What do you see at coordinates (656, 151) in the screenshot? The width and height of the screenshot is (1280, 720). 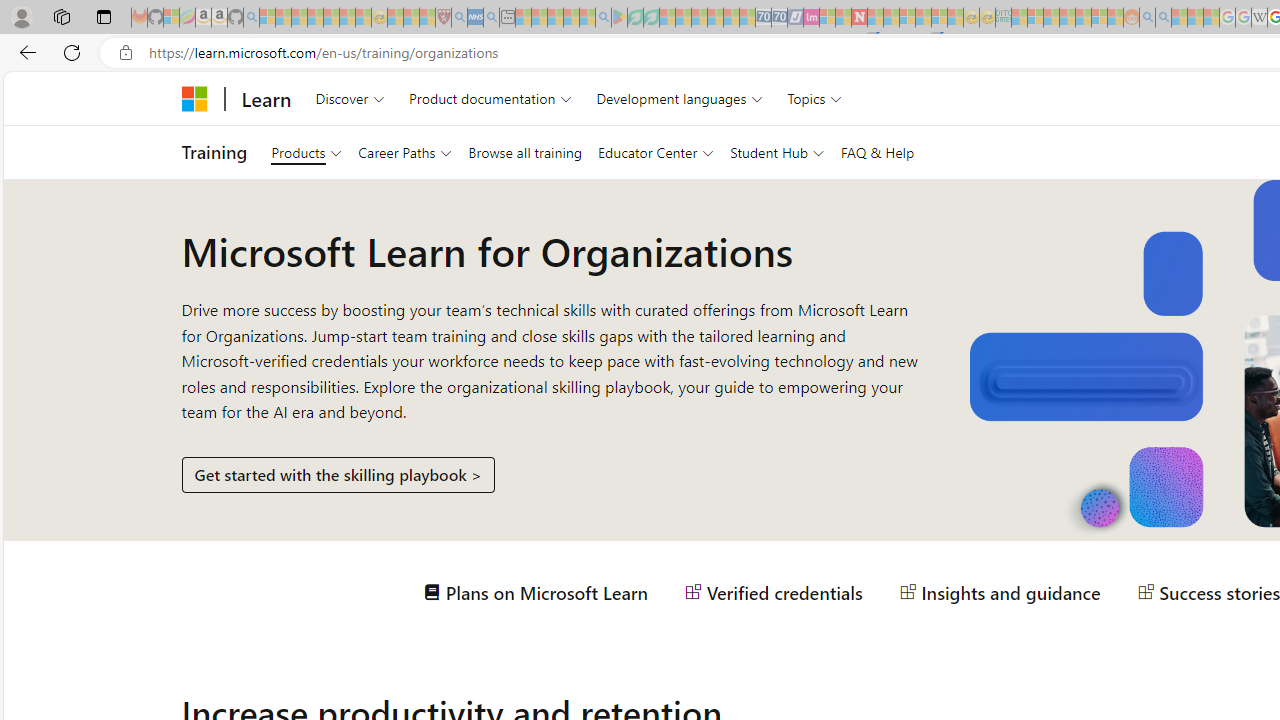 I see `'Educator Center'` at bounding box center [656, 151].